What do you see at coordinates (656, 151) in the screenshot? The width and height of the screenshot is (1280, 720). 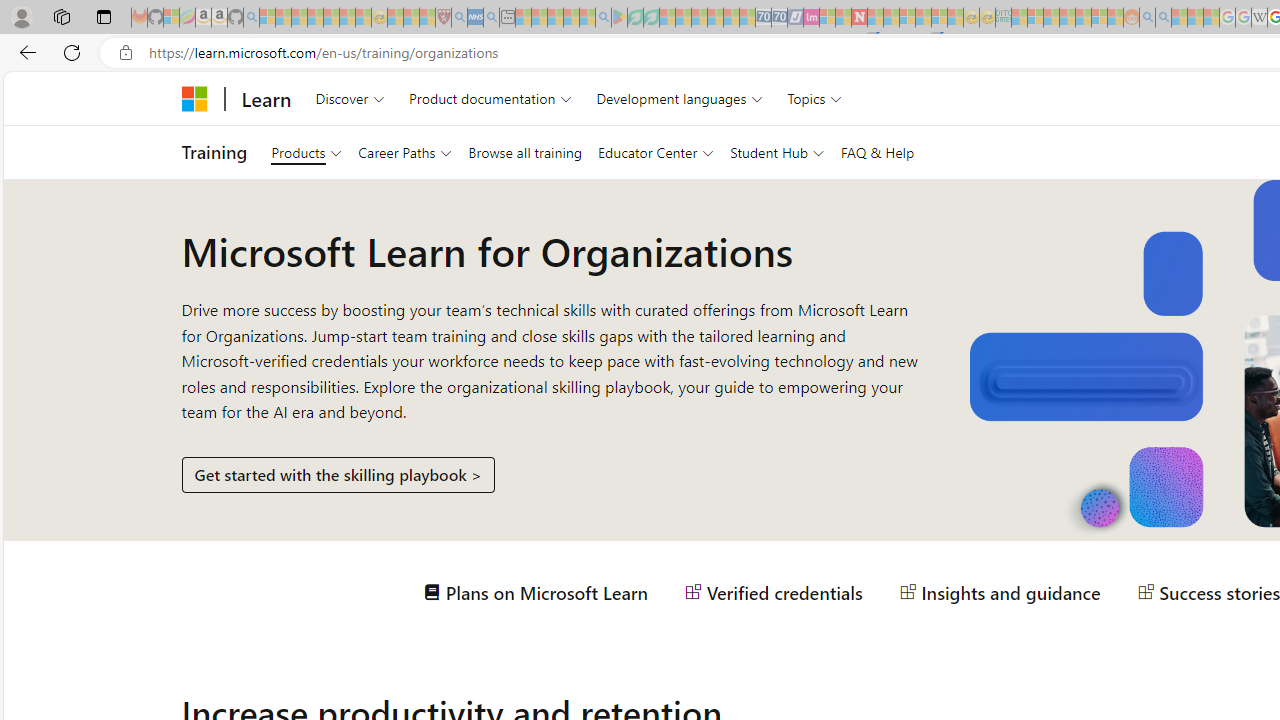 I see `'Educator Center'` at bounding box center [656, 151].